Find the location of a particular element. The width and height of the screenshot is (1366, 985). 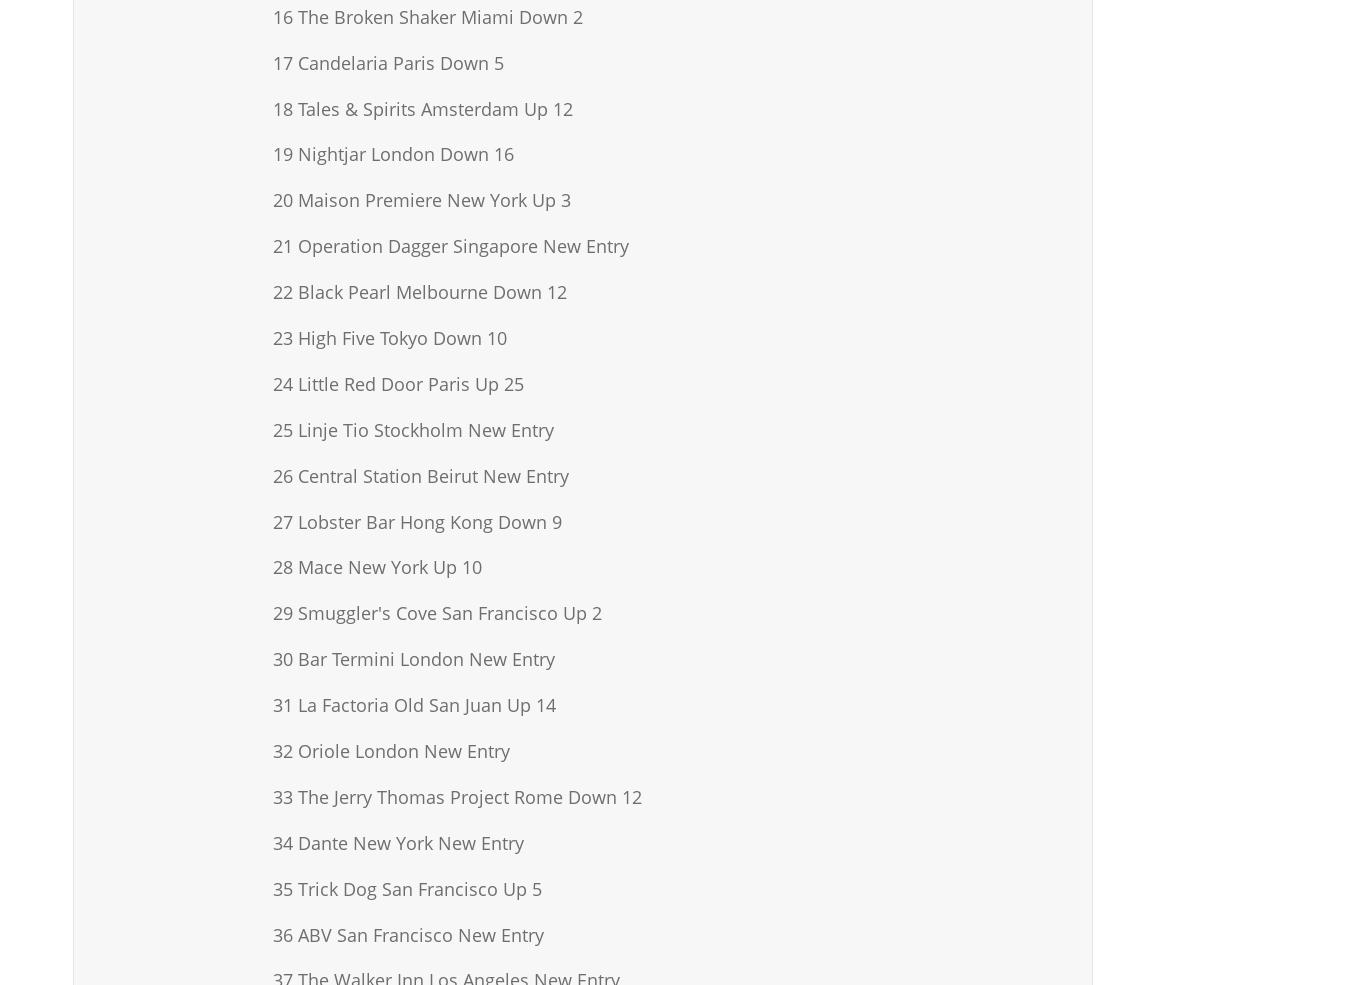

'22	Black Pearl	Melbourne	Down 12' is located at coordinates (419, 290).